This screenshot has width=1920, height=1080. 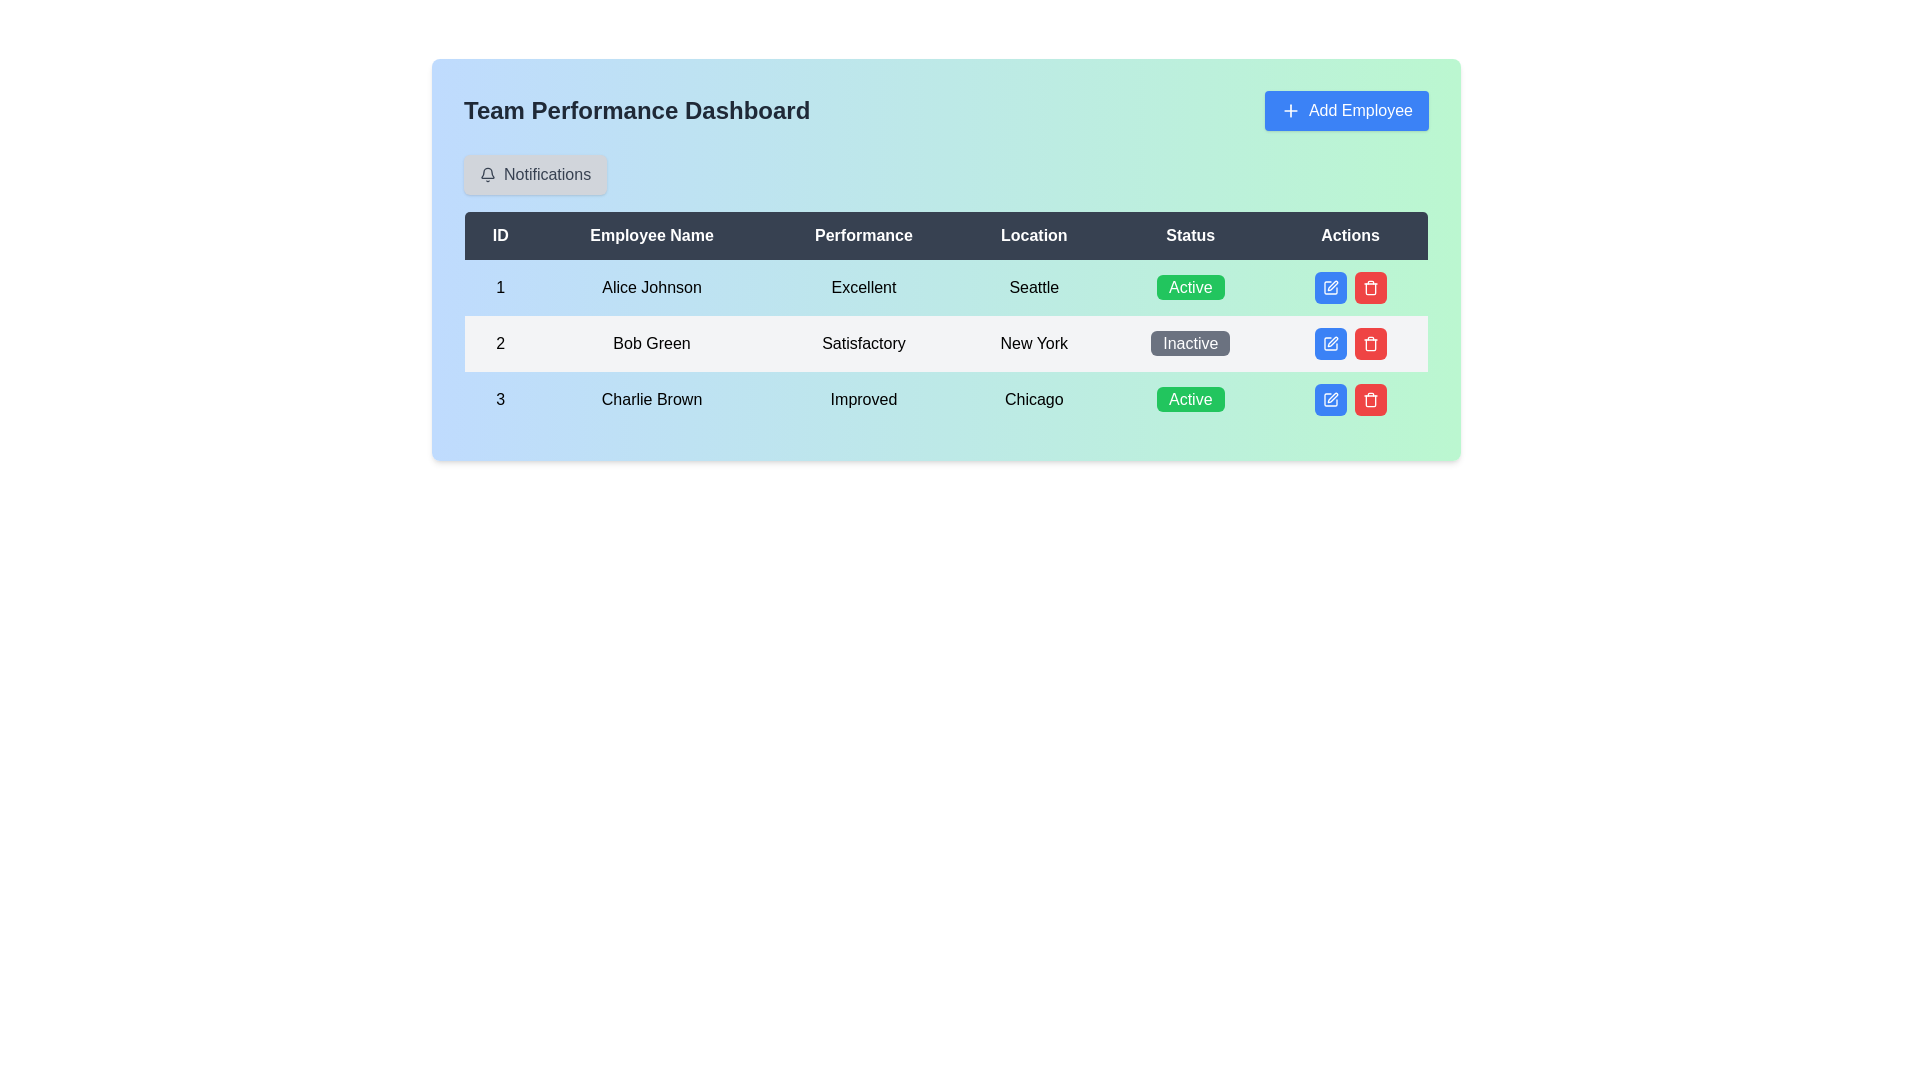 What do you see at coordinates (1369, 288) in the screenshot?
I see `the red square button with a trash bin symbol located in the 'Actions' column of the second row of the table` at bounding box center [1369, 288].